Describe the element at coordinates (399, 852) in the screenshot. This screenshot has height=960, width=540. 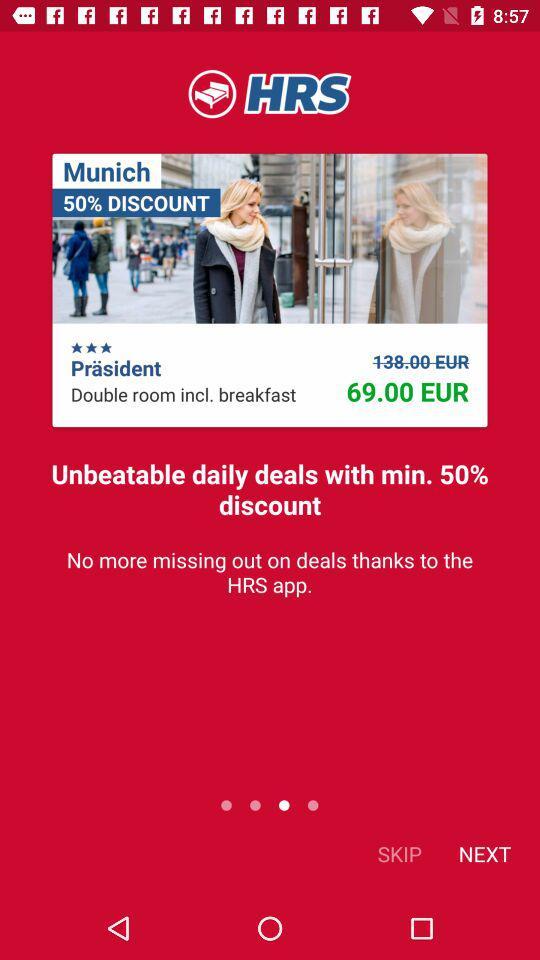
I see `the skip item` at that location.